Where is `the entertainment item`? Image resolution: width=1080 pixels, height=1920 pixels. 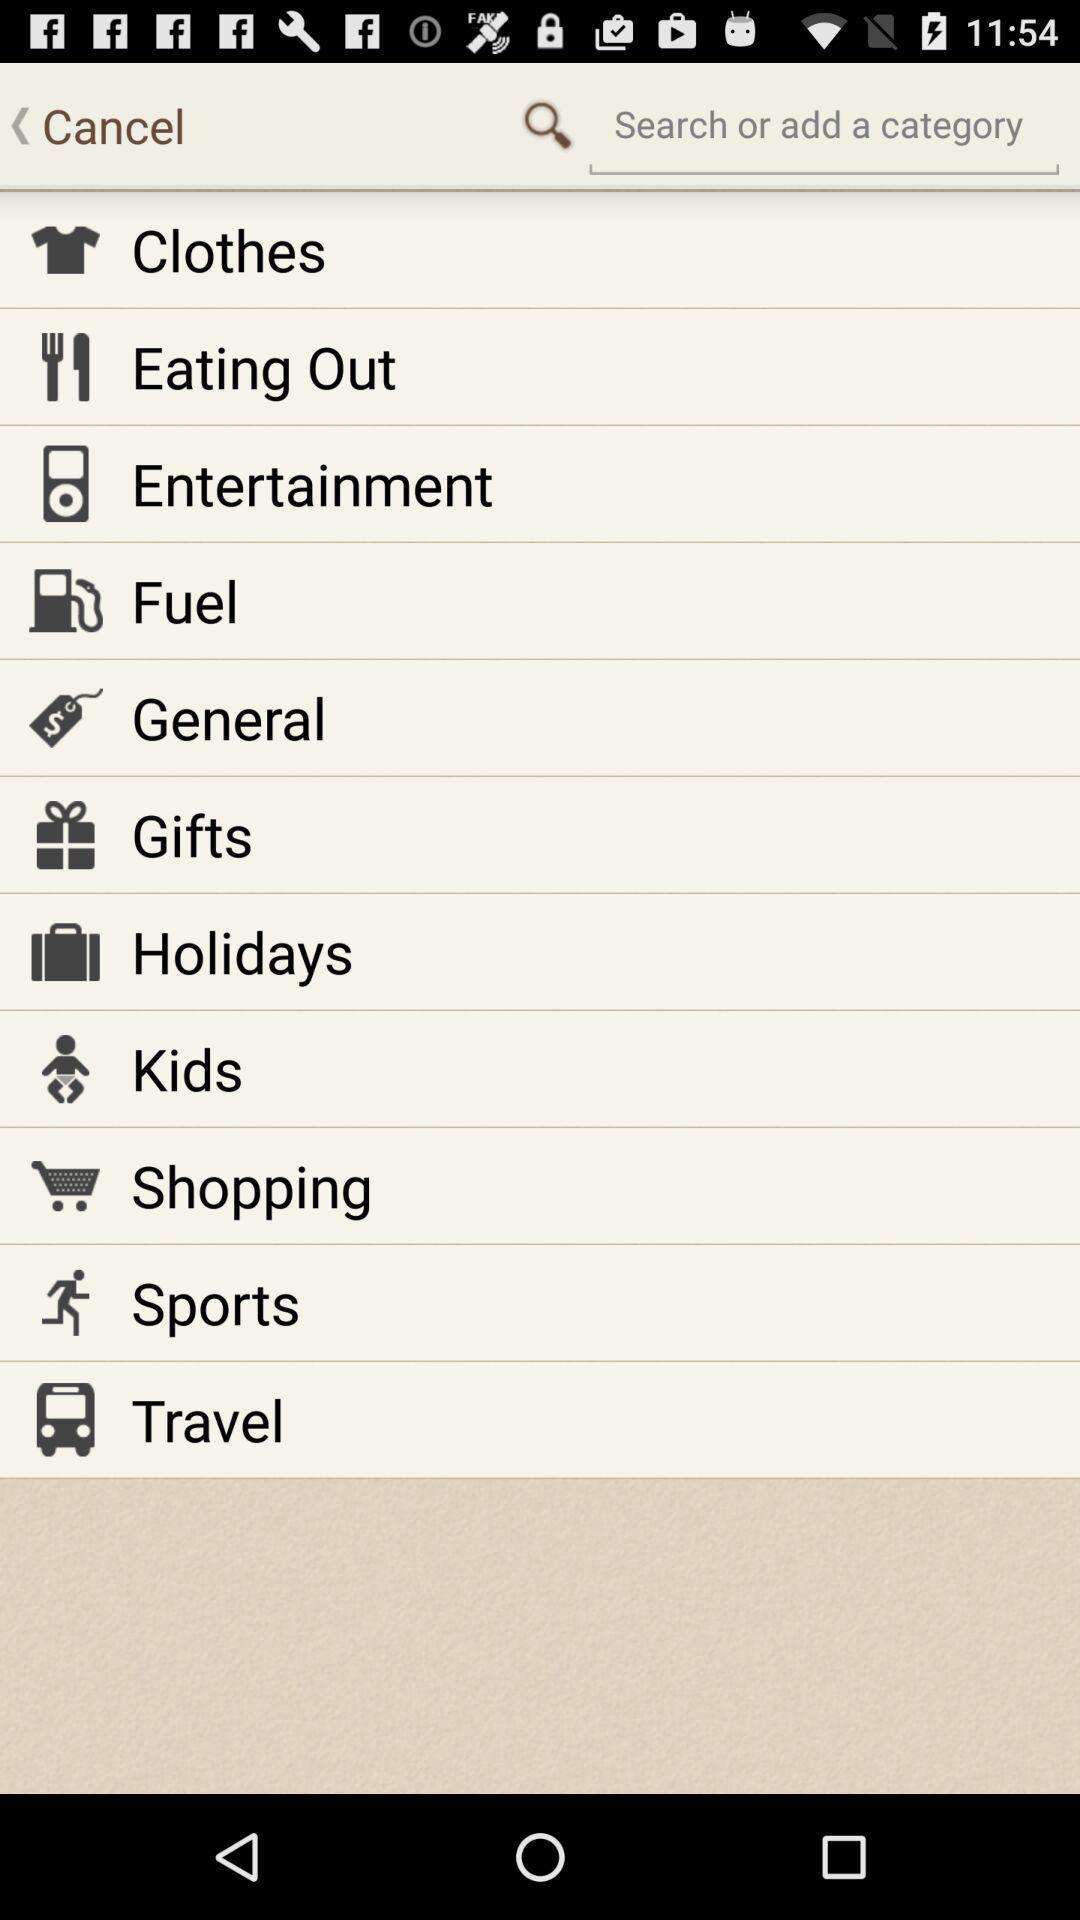 the entertainment item is located at coordinates (312, 483).